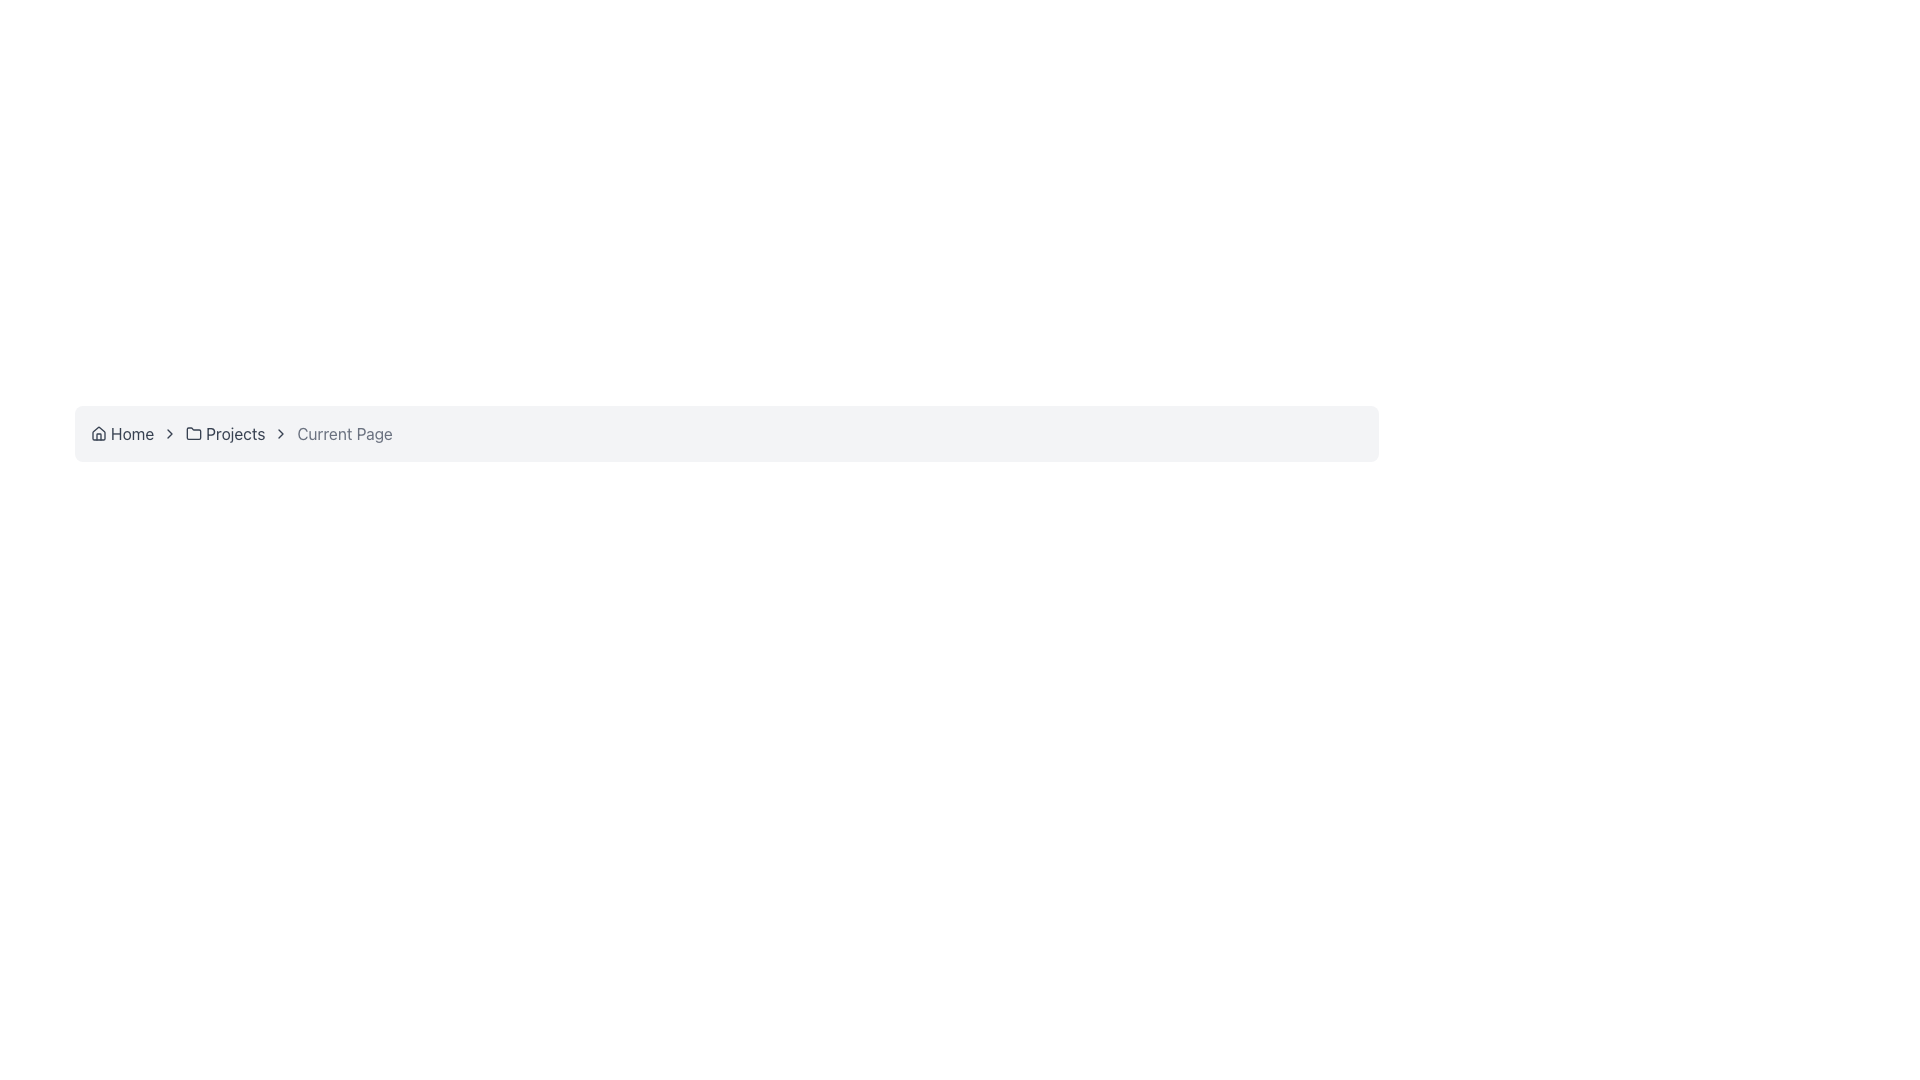  What do you see at coordinates (345, 433) in the screenshot?
I see `the text element indicating the user's current location in the breadcrumb navigation, which is the last item after 'Projects'` at bounding box center [345, 433].